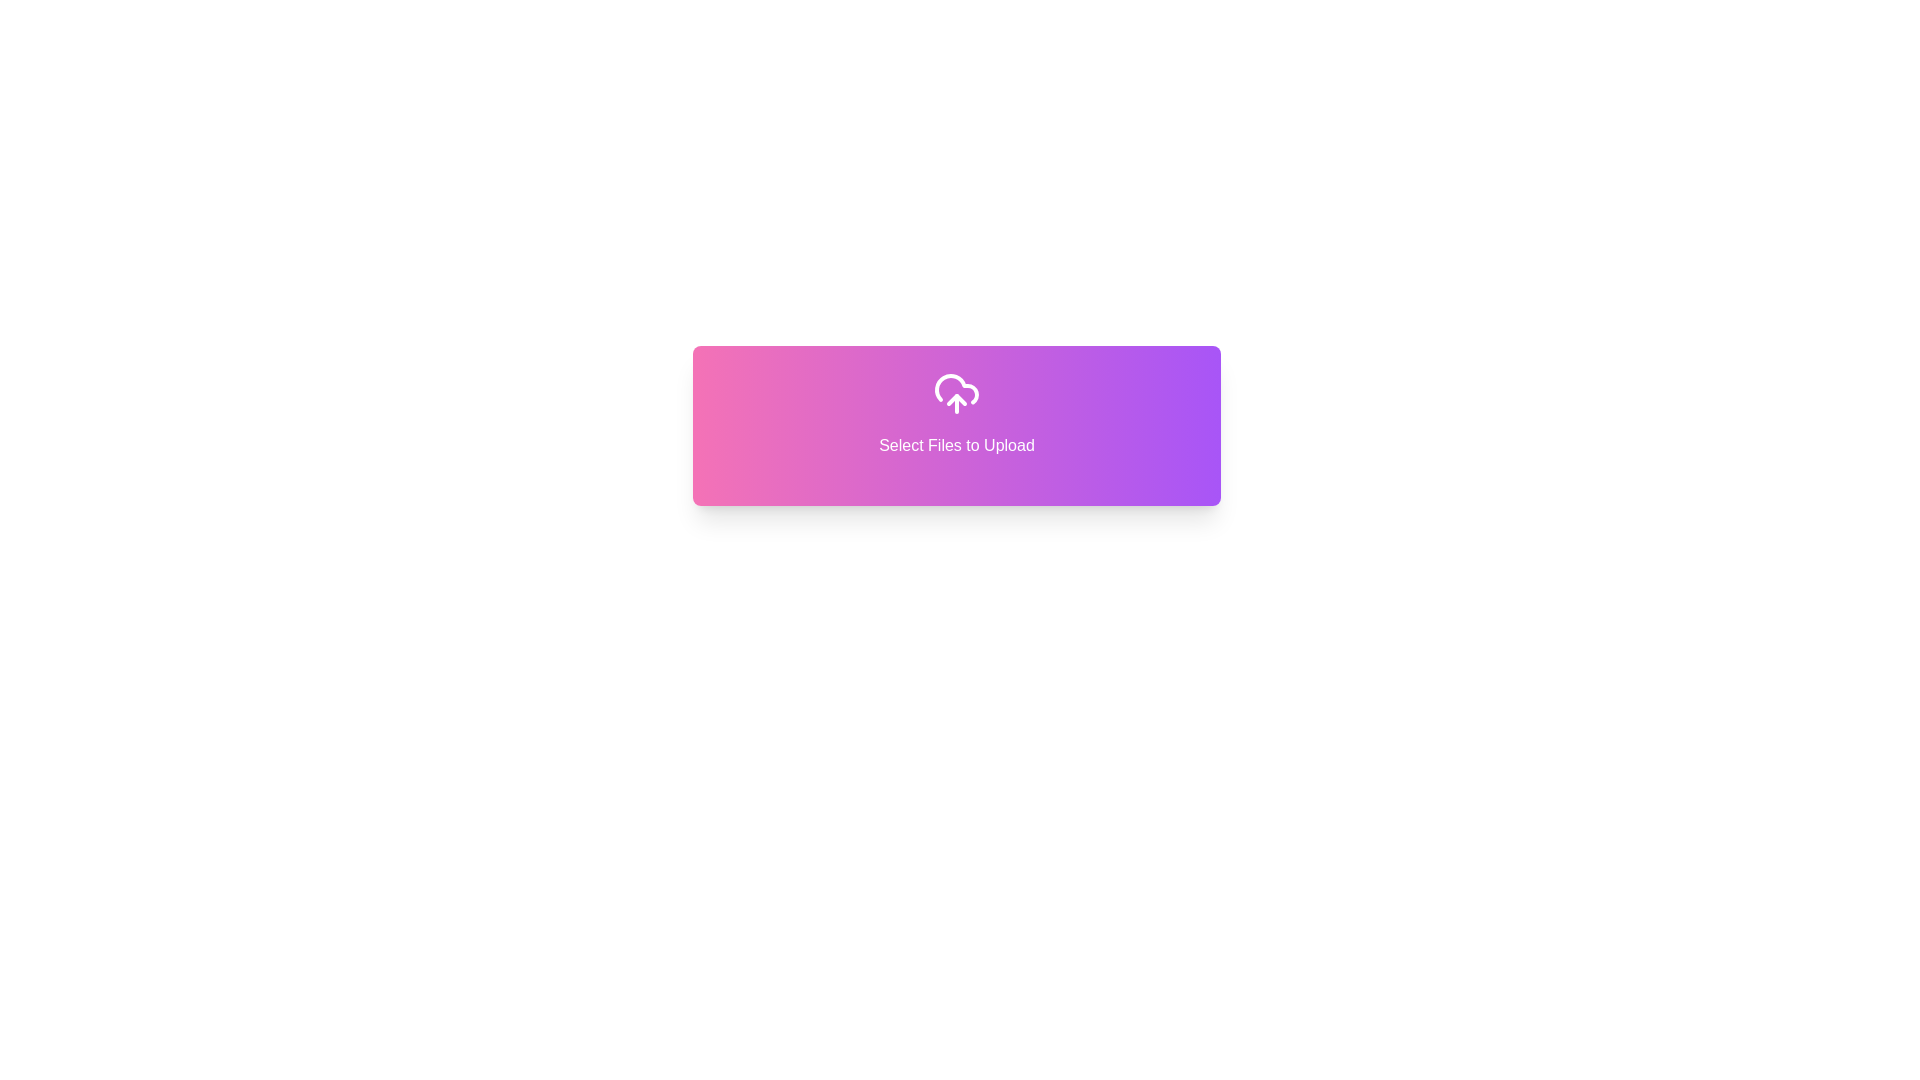 The image size is (1920, 1080). I want to click on the cloud icon with an upward arrow, which is centrally located within the 'Select Files to Upload' button, to proceed with the file upload, so click(955, 393).